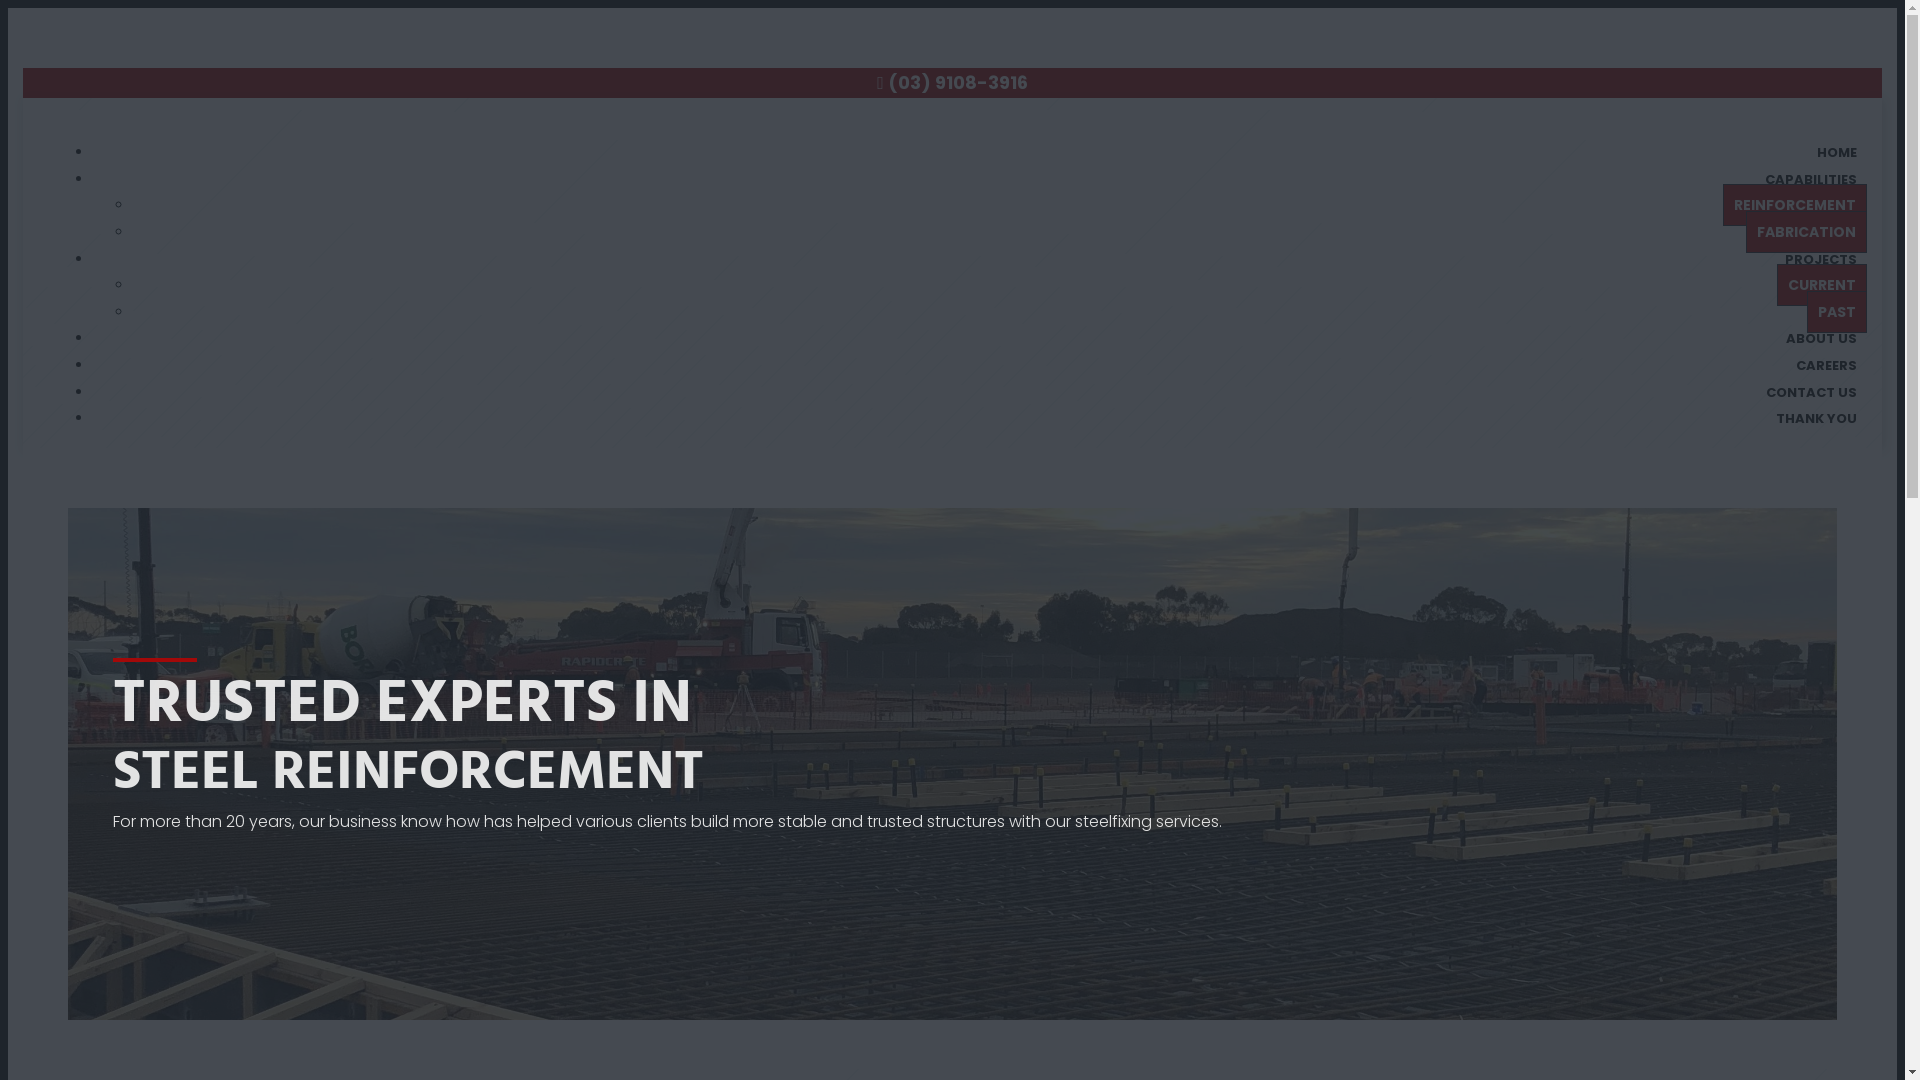 This screenshot has width=1920, height=1080. I want to click on 'THANK YOU', so click(1766, 417).